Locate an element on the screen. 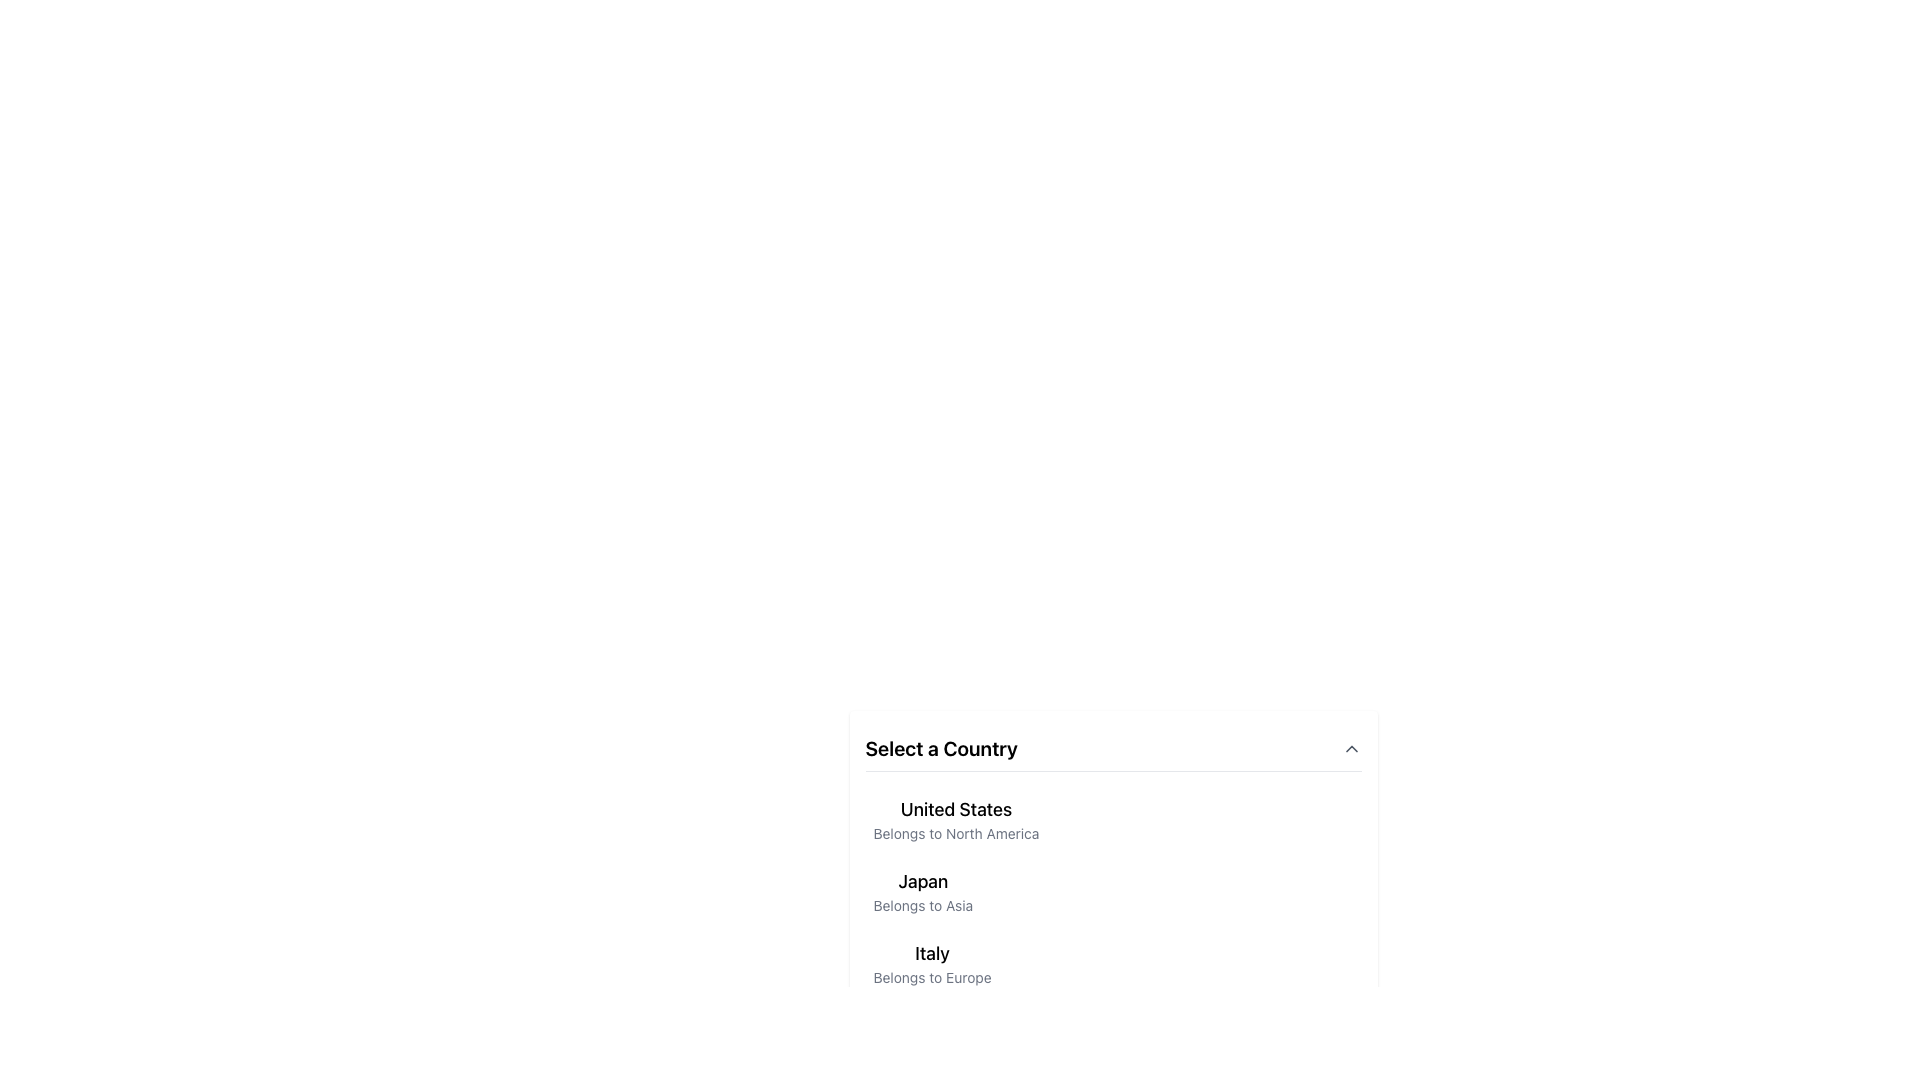  the second list item with subtext in the 'Select a Country' dropdown, which is located between 'United States' and 'Italy' is located at coordinates (1112, 890).